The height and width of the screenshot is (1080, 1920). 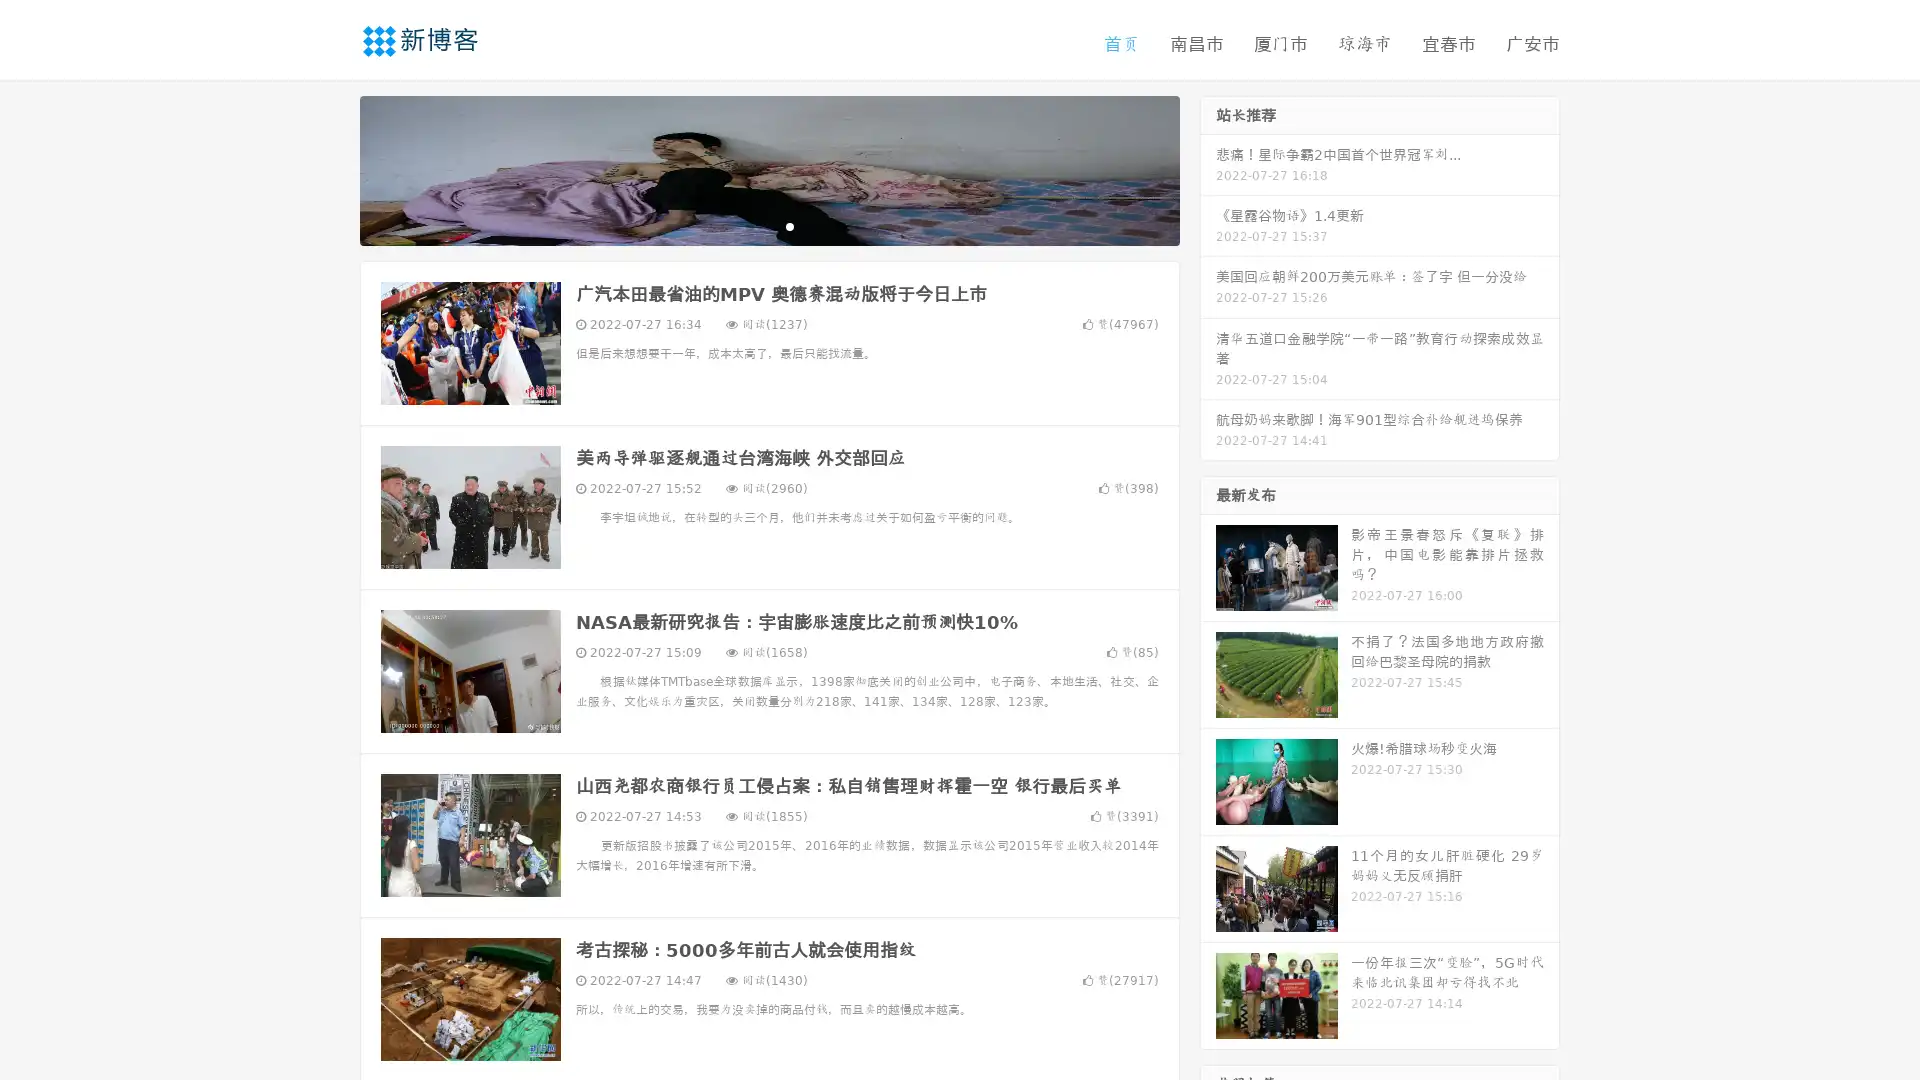 I want to click on Previous slide, so click(x=330, y=168).